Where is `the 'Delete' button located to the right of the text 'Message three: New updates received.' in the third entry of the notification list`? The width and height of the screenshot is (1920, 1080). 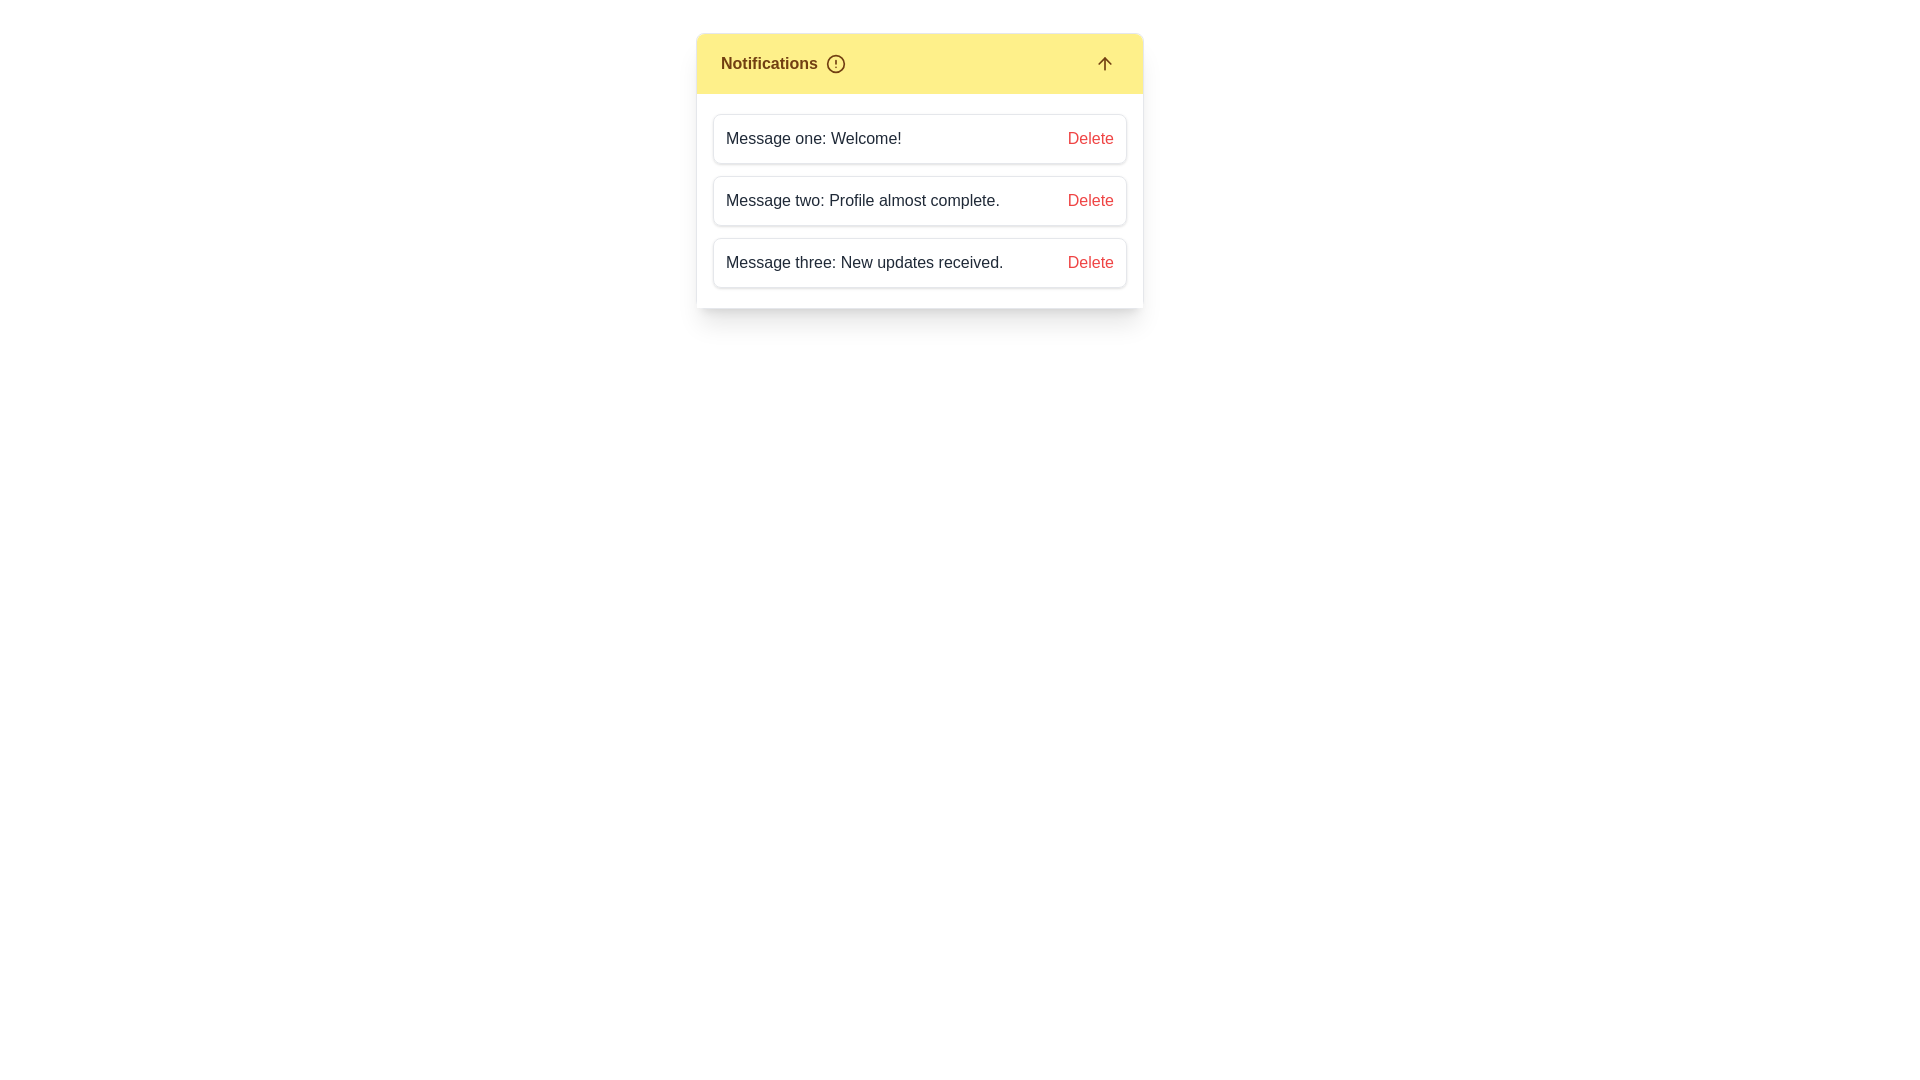
the 'Delete' button located to the right of the text 'Message three: New updates received.' in the third entry of the notification list is located at coordinates (1089, 261).